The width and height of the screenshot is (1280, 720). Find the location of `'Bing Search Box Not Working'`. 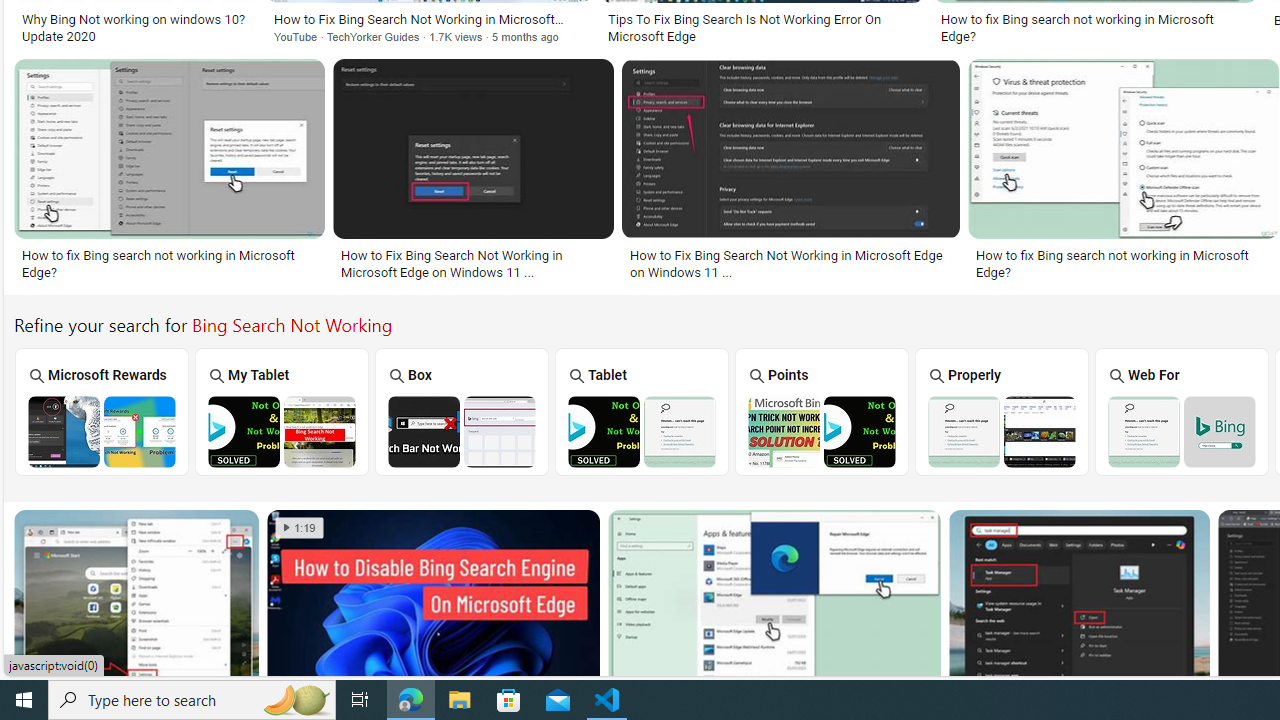

'Bing Search Box Not Working' is located at coordinates (461, 430).